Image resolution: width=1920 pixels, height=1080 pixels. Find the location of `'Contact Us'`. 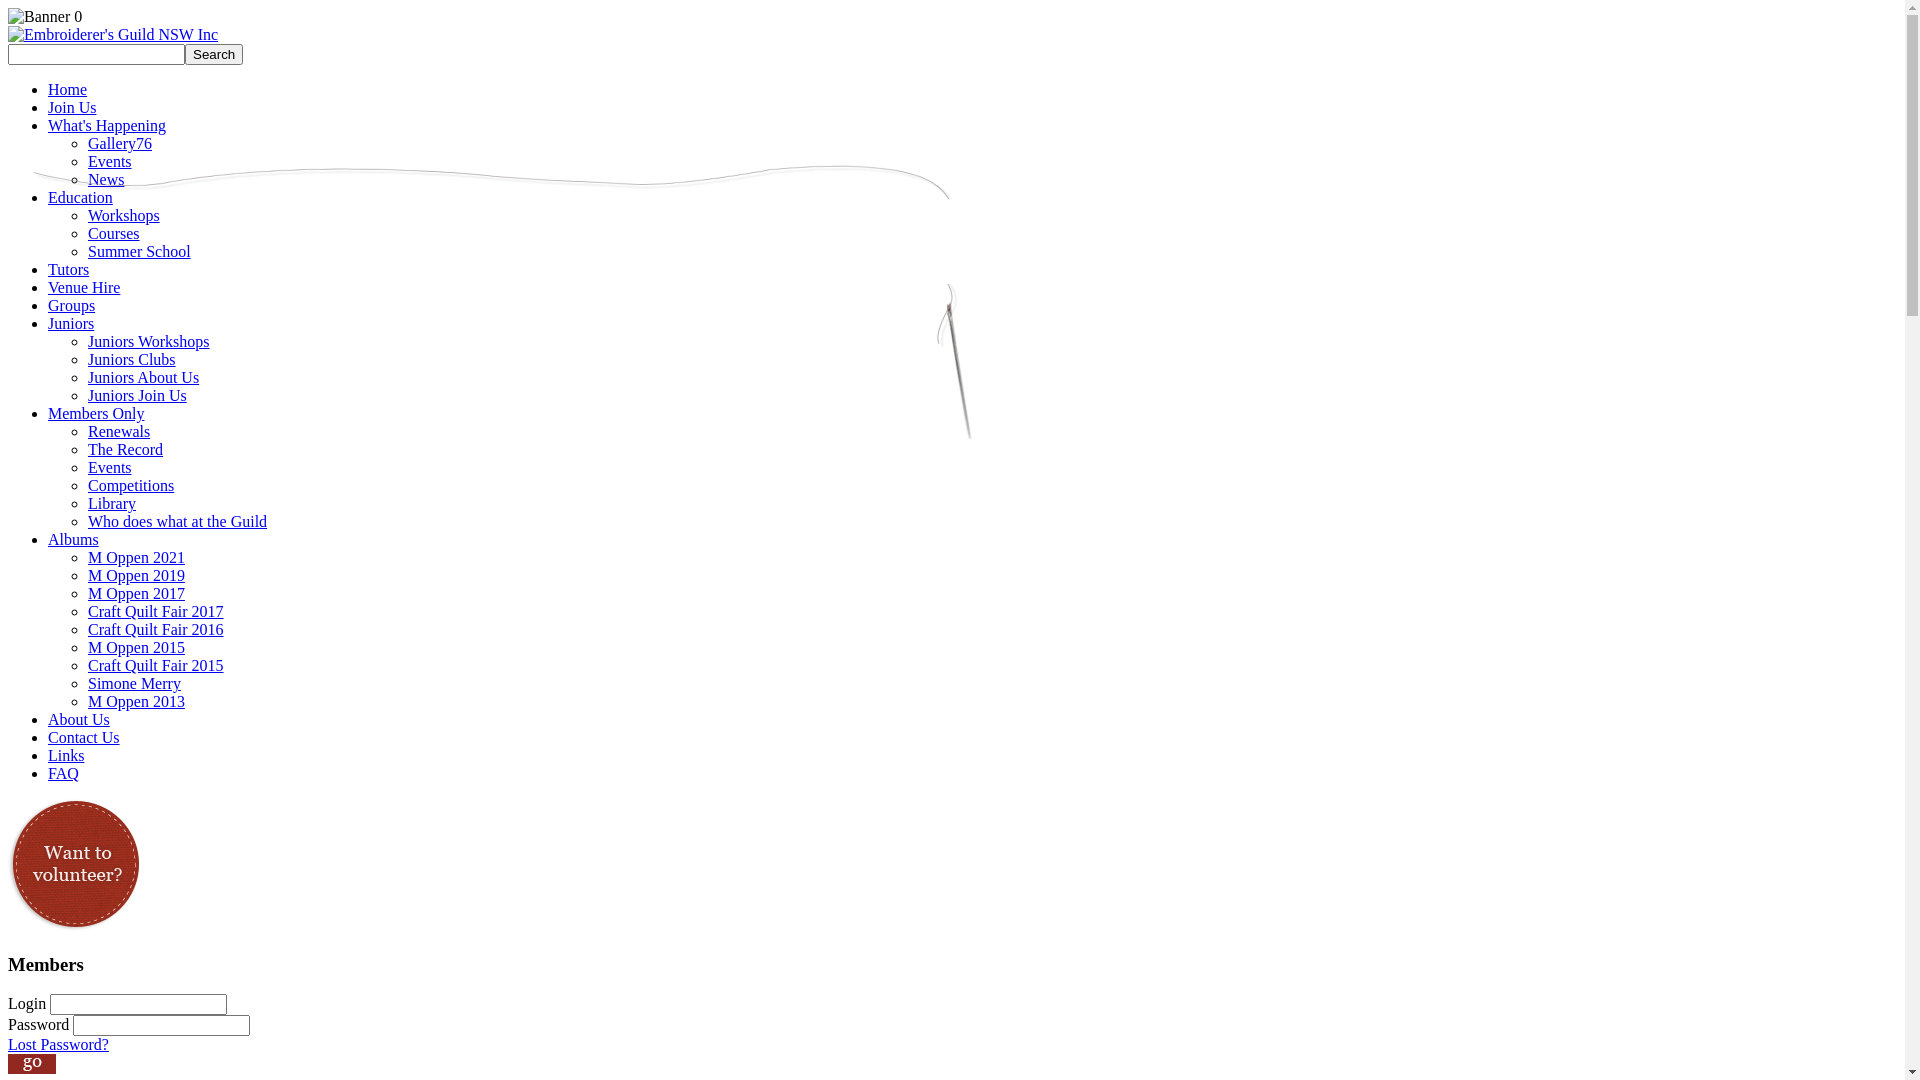

'Contact Us' is located at coordinates (48, 737).